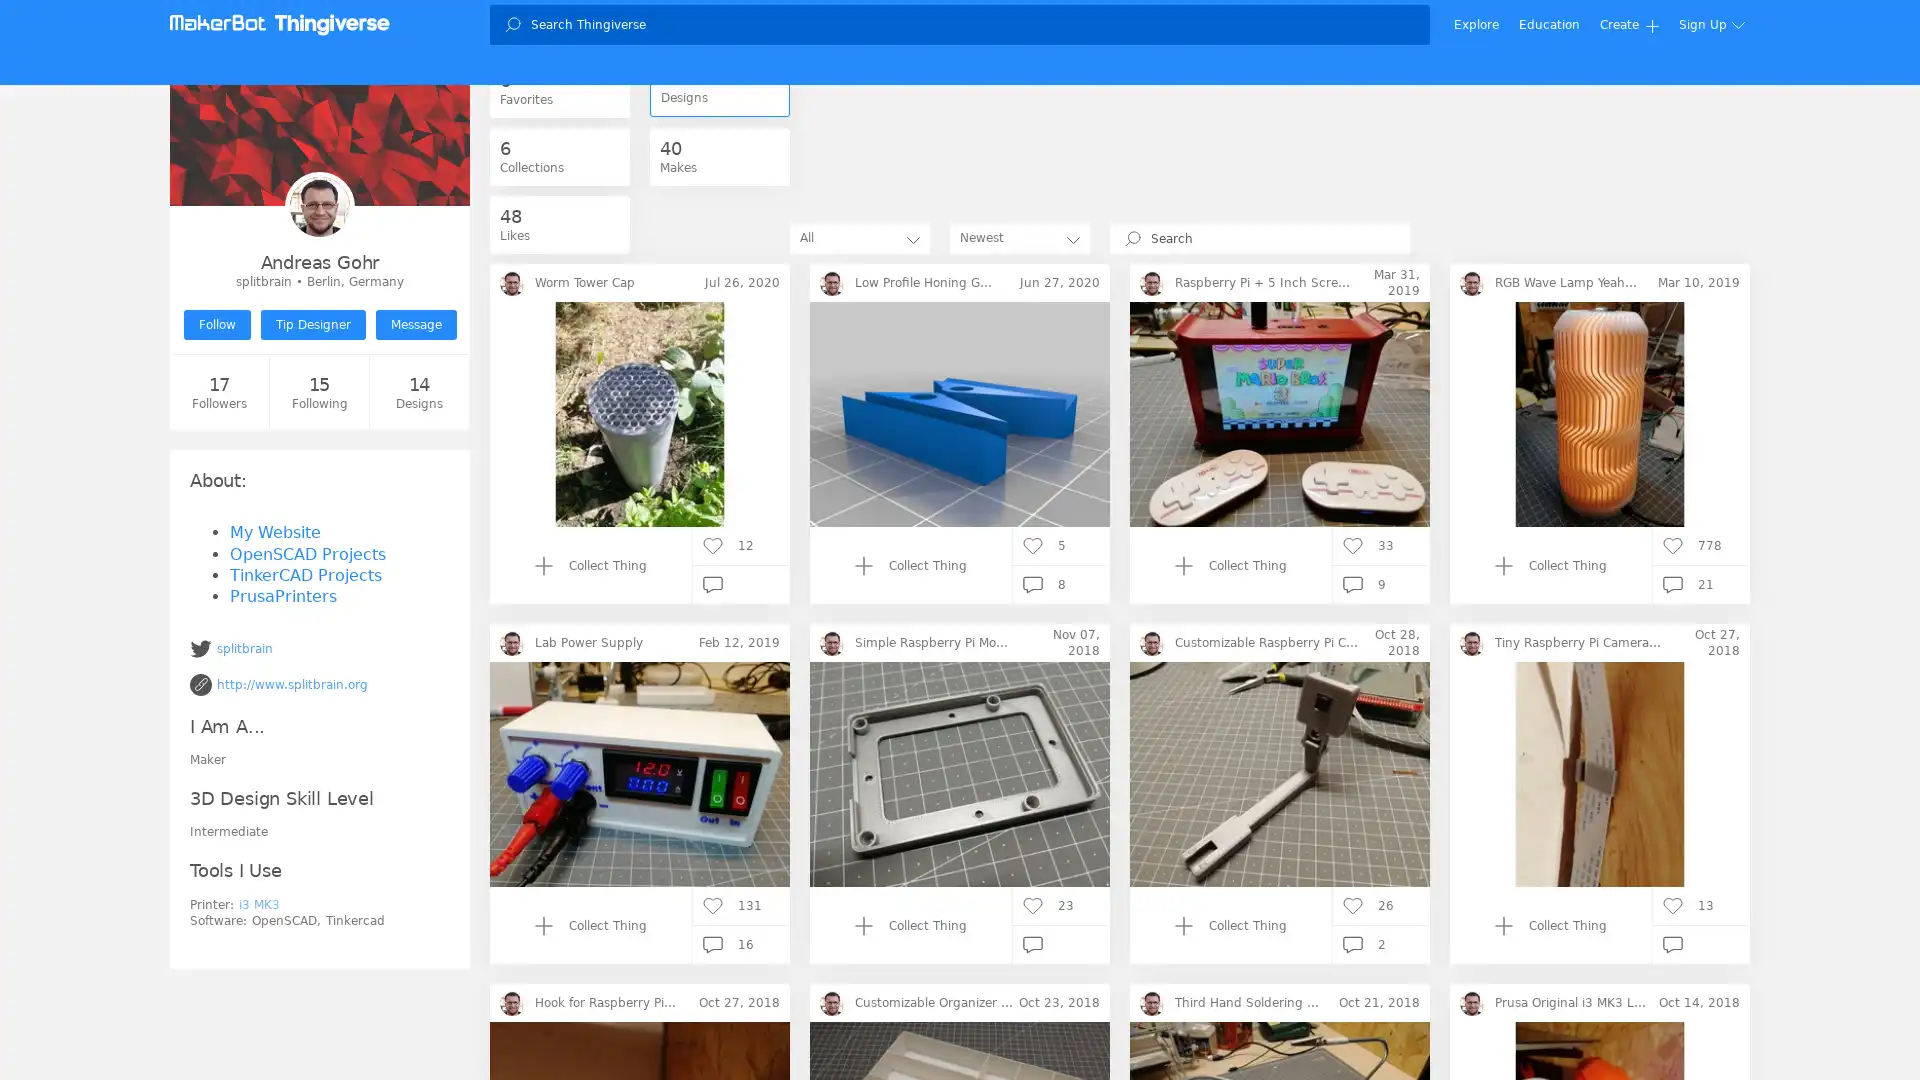 This screenshot has height=1080, width=1920. What do you see at coordinates (414, 323) in the screenshot?
I see `Message` at bounding box center [414, 323].